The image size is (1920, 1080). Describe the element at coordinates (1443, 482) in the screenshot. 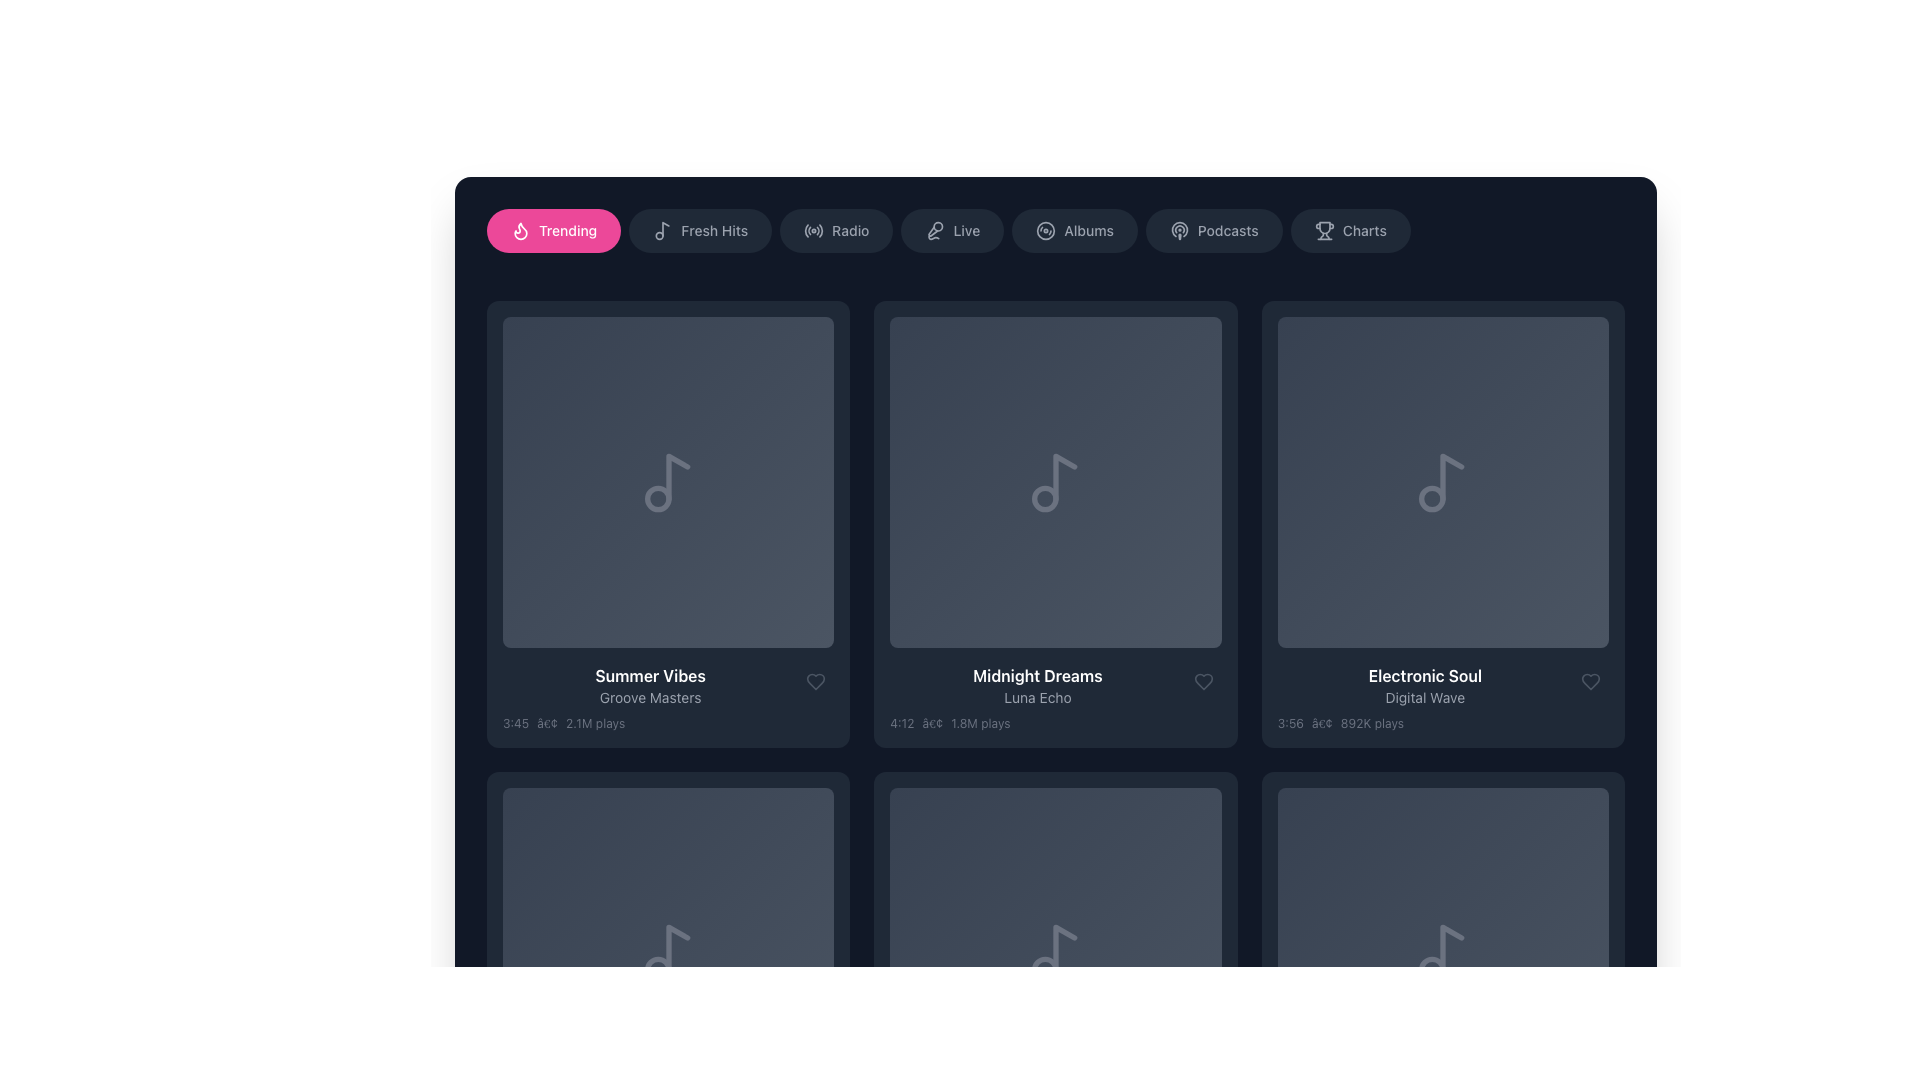

I see `the musical note icon which is part of the 'Electronic Soul' tile located in the upper-right section of the interface` at that location.